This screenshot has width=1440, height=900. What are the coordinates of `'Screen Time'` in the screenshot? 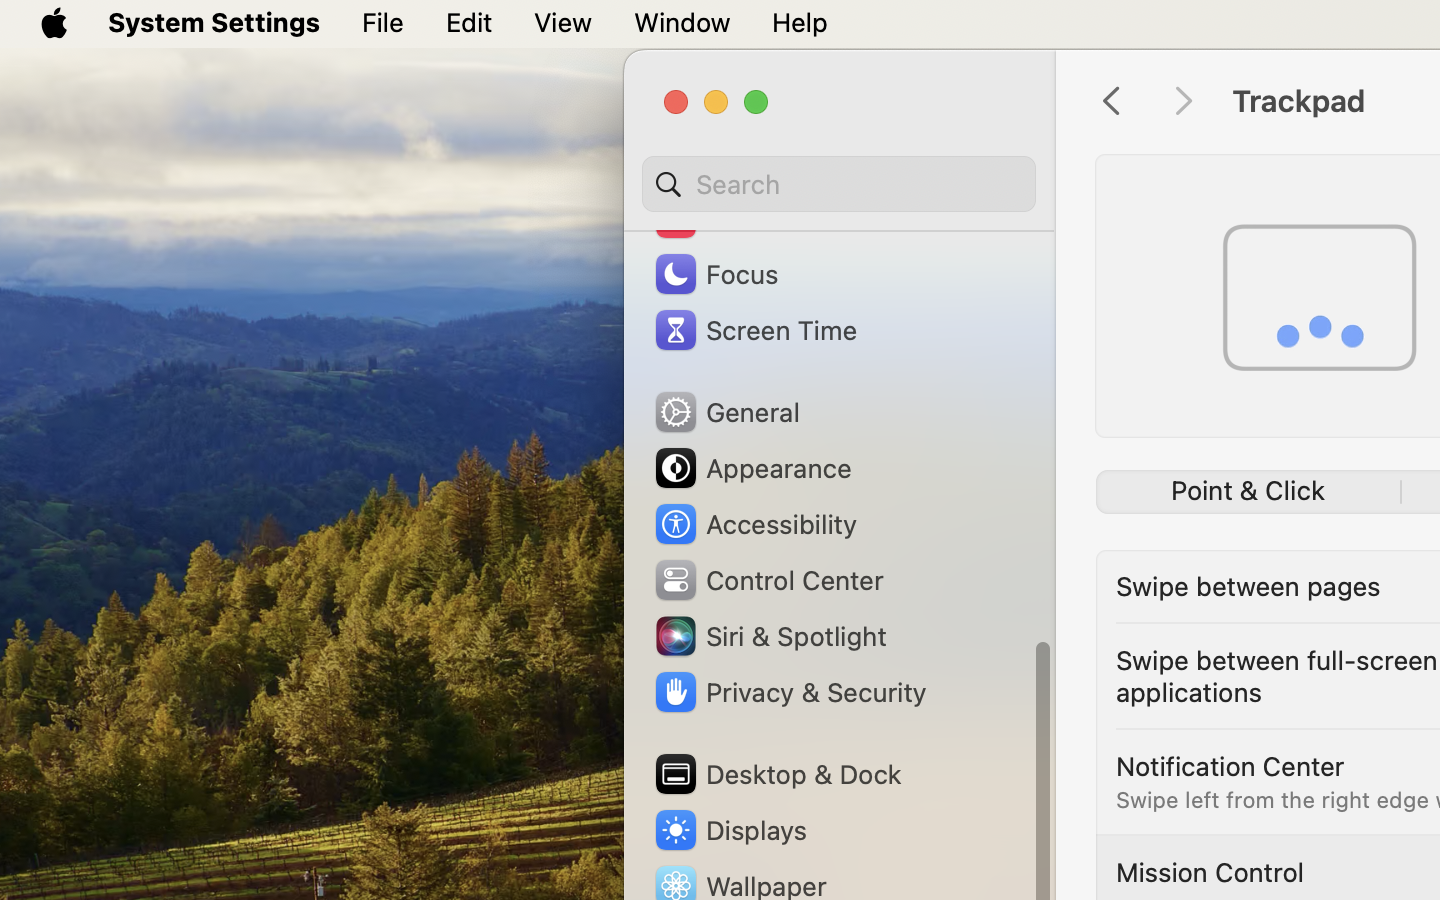 It's located at (753, 329).